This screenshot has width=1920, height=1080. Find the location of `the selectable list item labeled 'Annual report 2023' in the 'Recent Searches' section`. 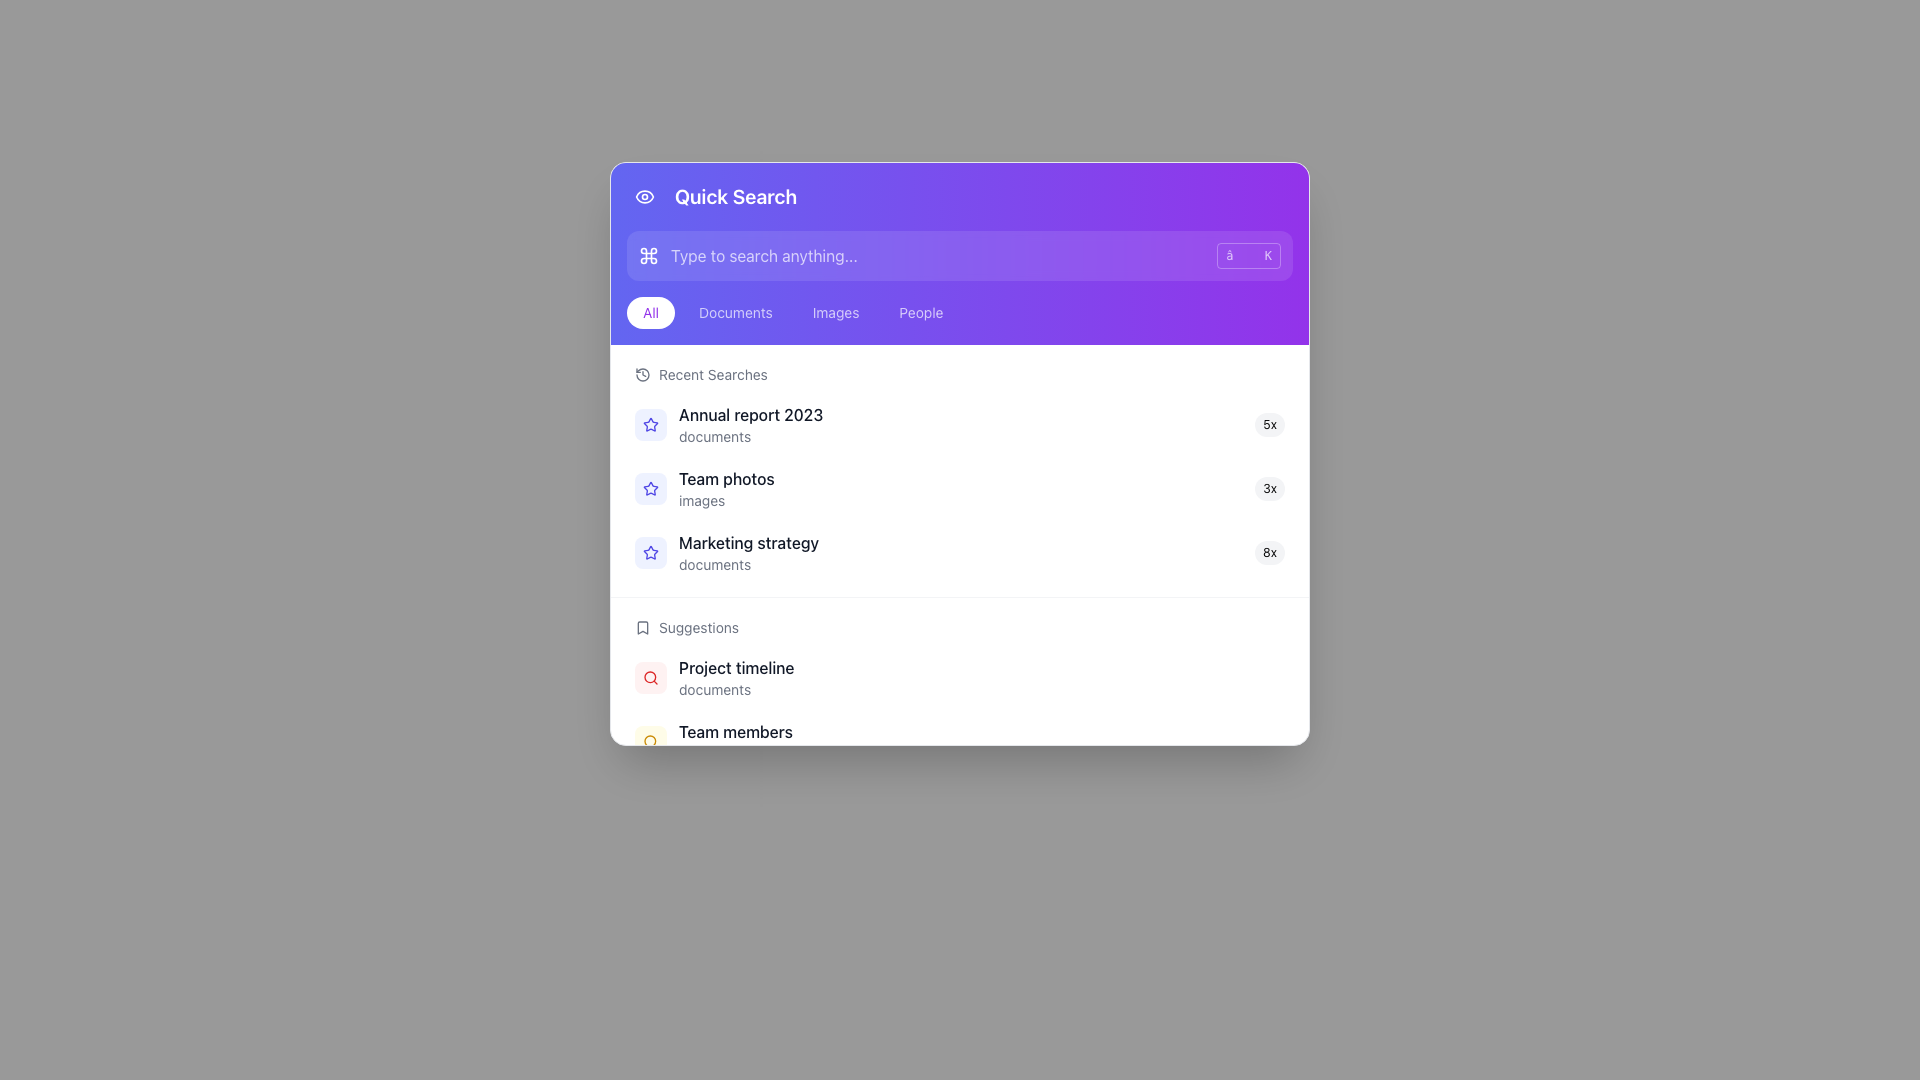

the selectable list item labeled 'Annual report 2023' in the 'Recent Searches' section is located at coordinates (961, 423).